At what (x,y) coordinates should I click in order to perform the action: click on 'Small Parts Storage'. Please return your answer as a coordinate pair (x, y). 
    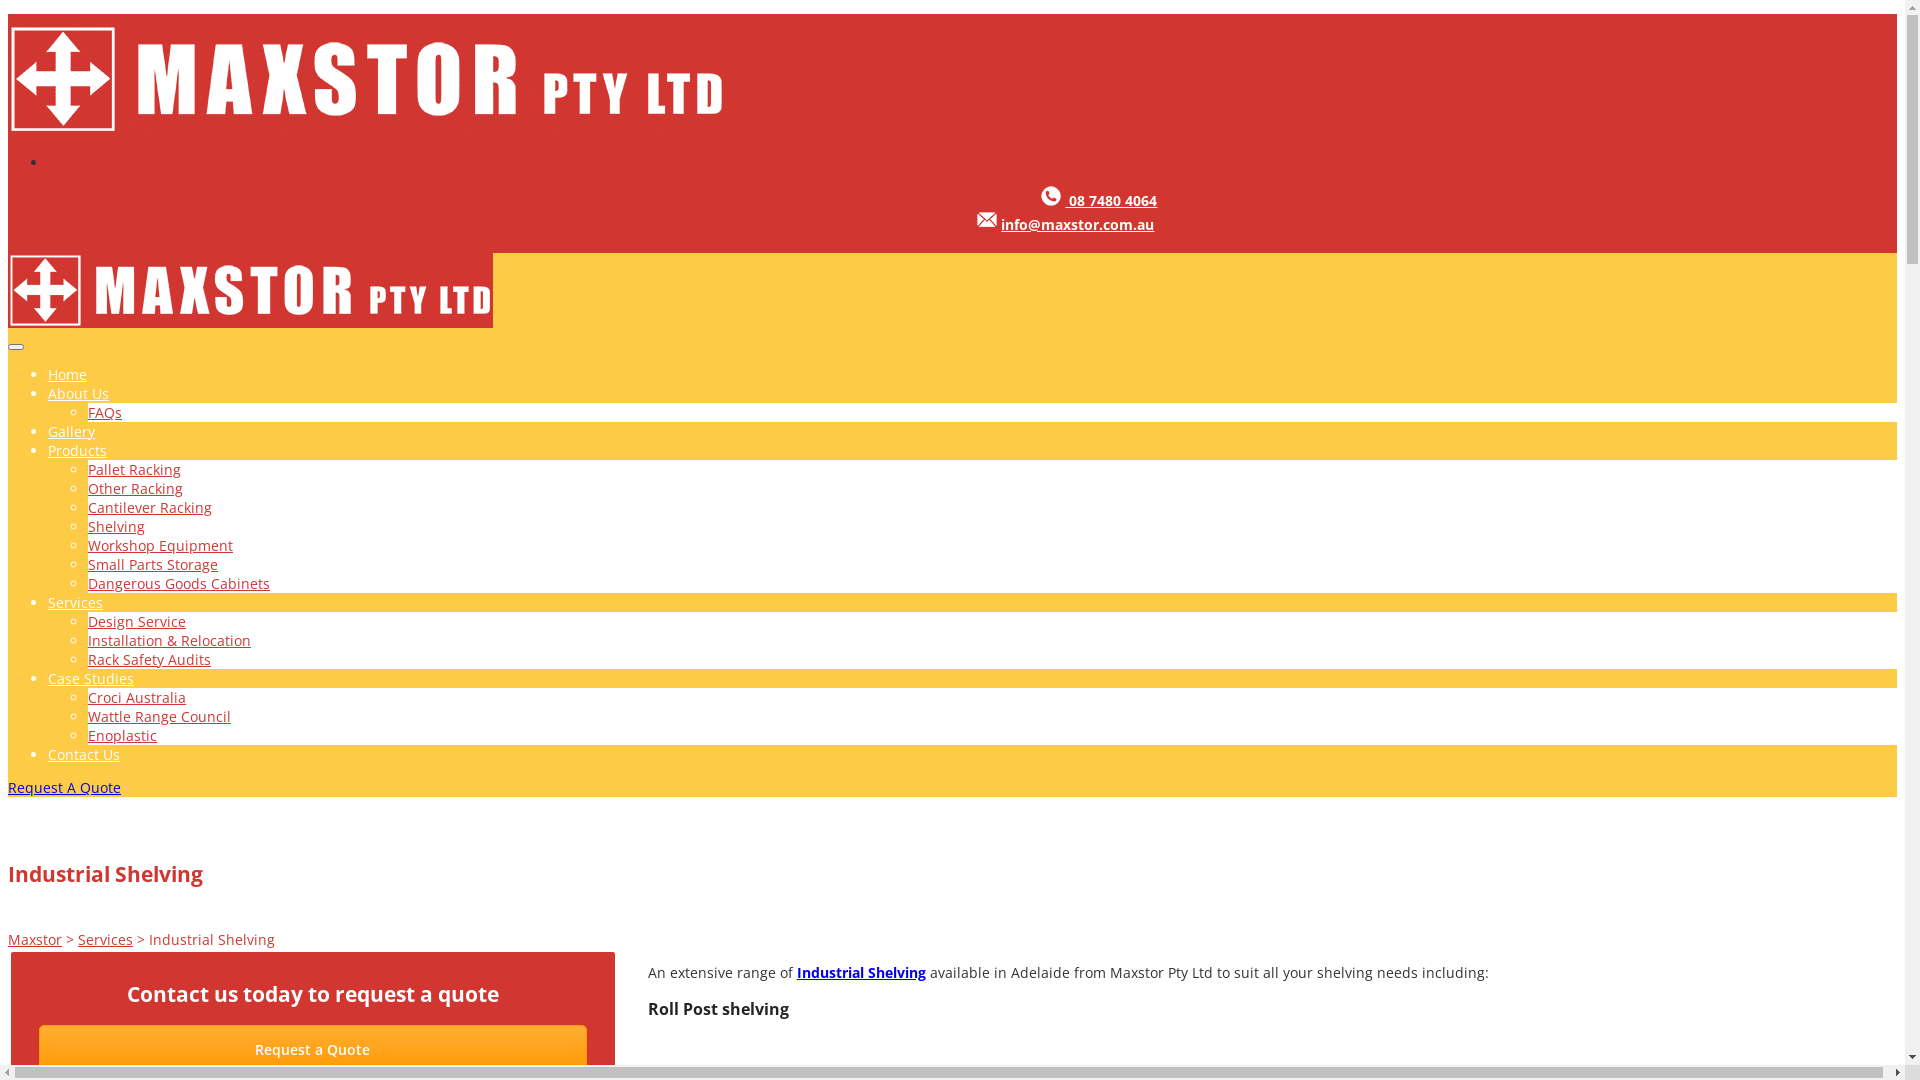
    Looking at the image, I should click on (86, 564).